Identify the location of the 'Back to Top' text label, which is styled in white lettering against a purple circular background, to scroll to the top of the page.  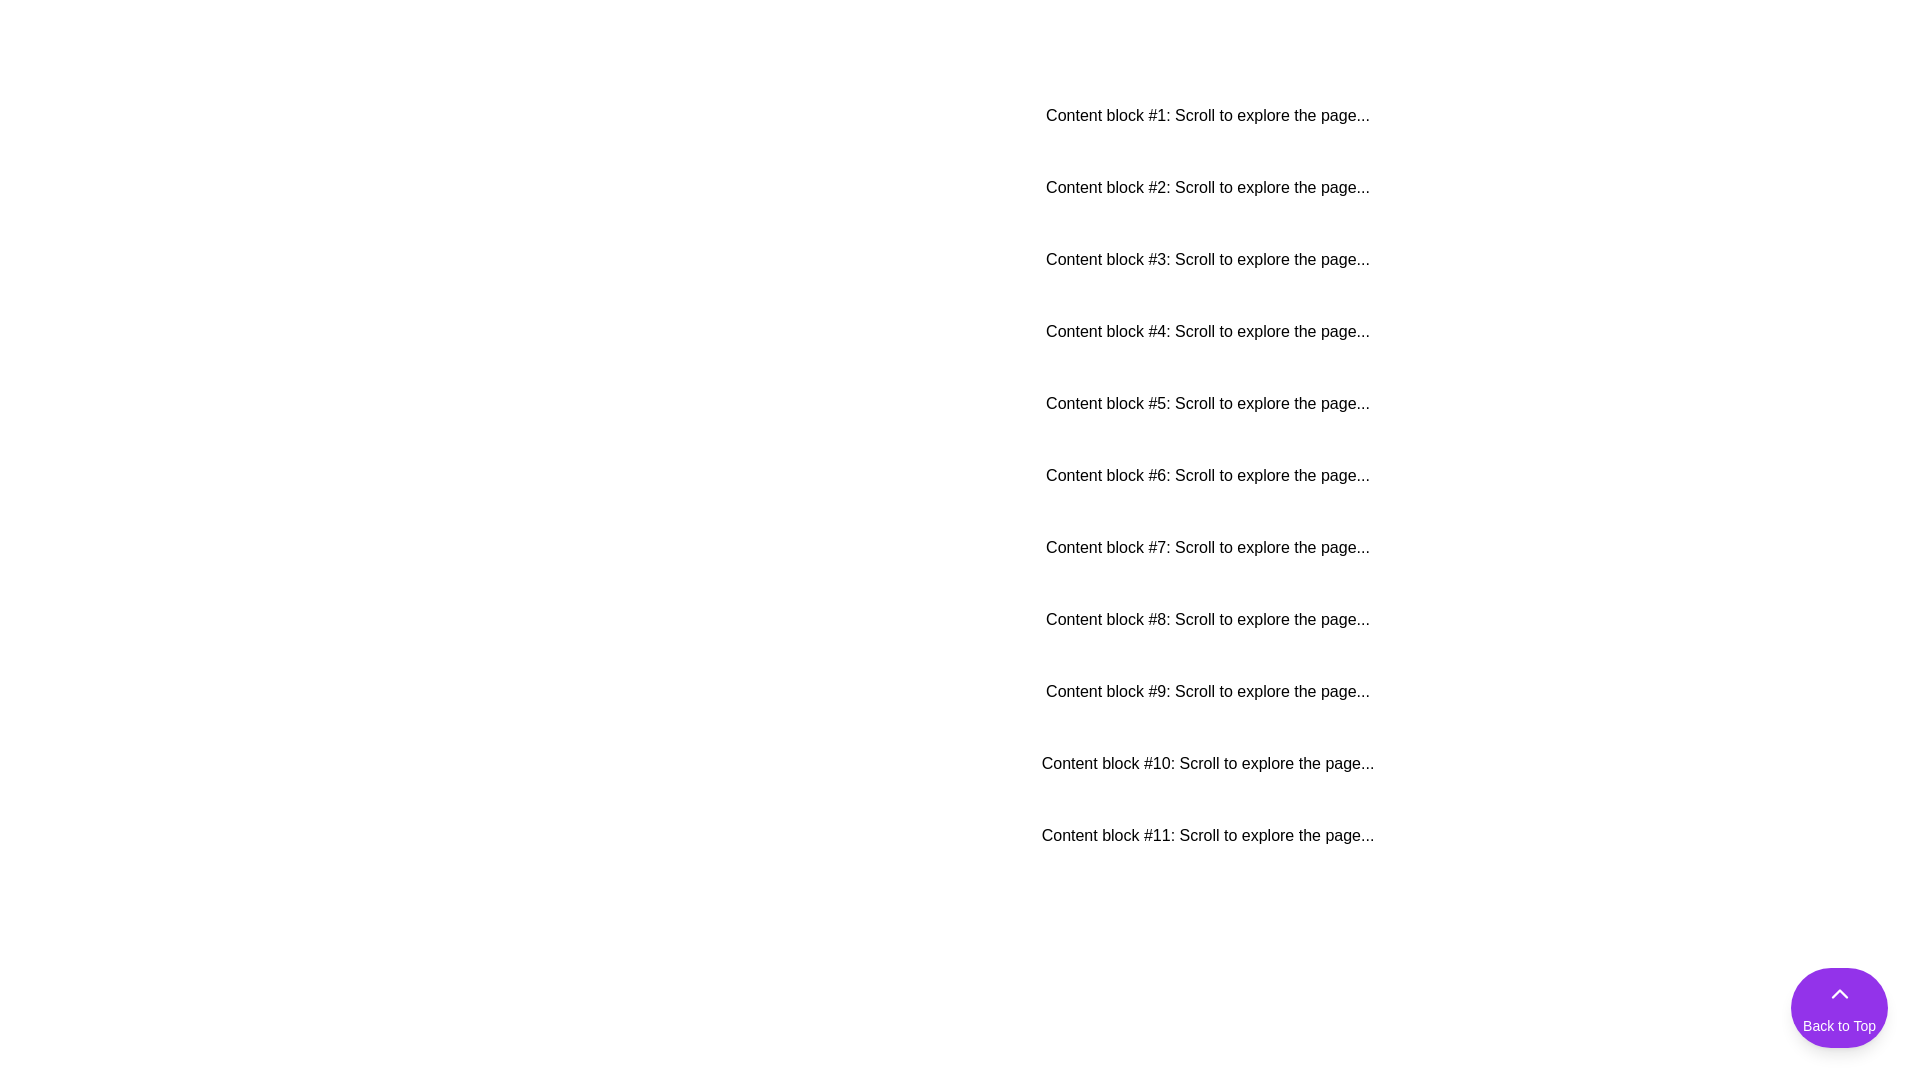
(1839, 1026).